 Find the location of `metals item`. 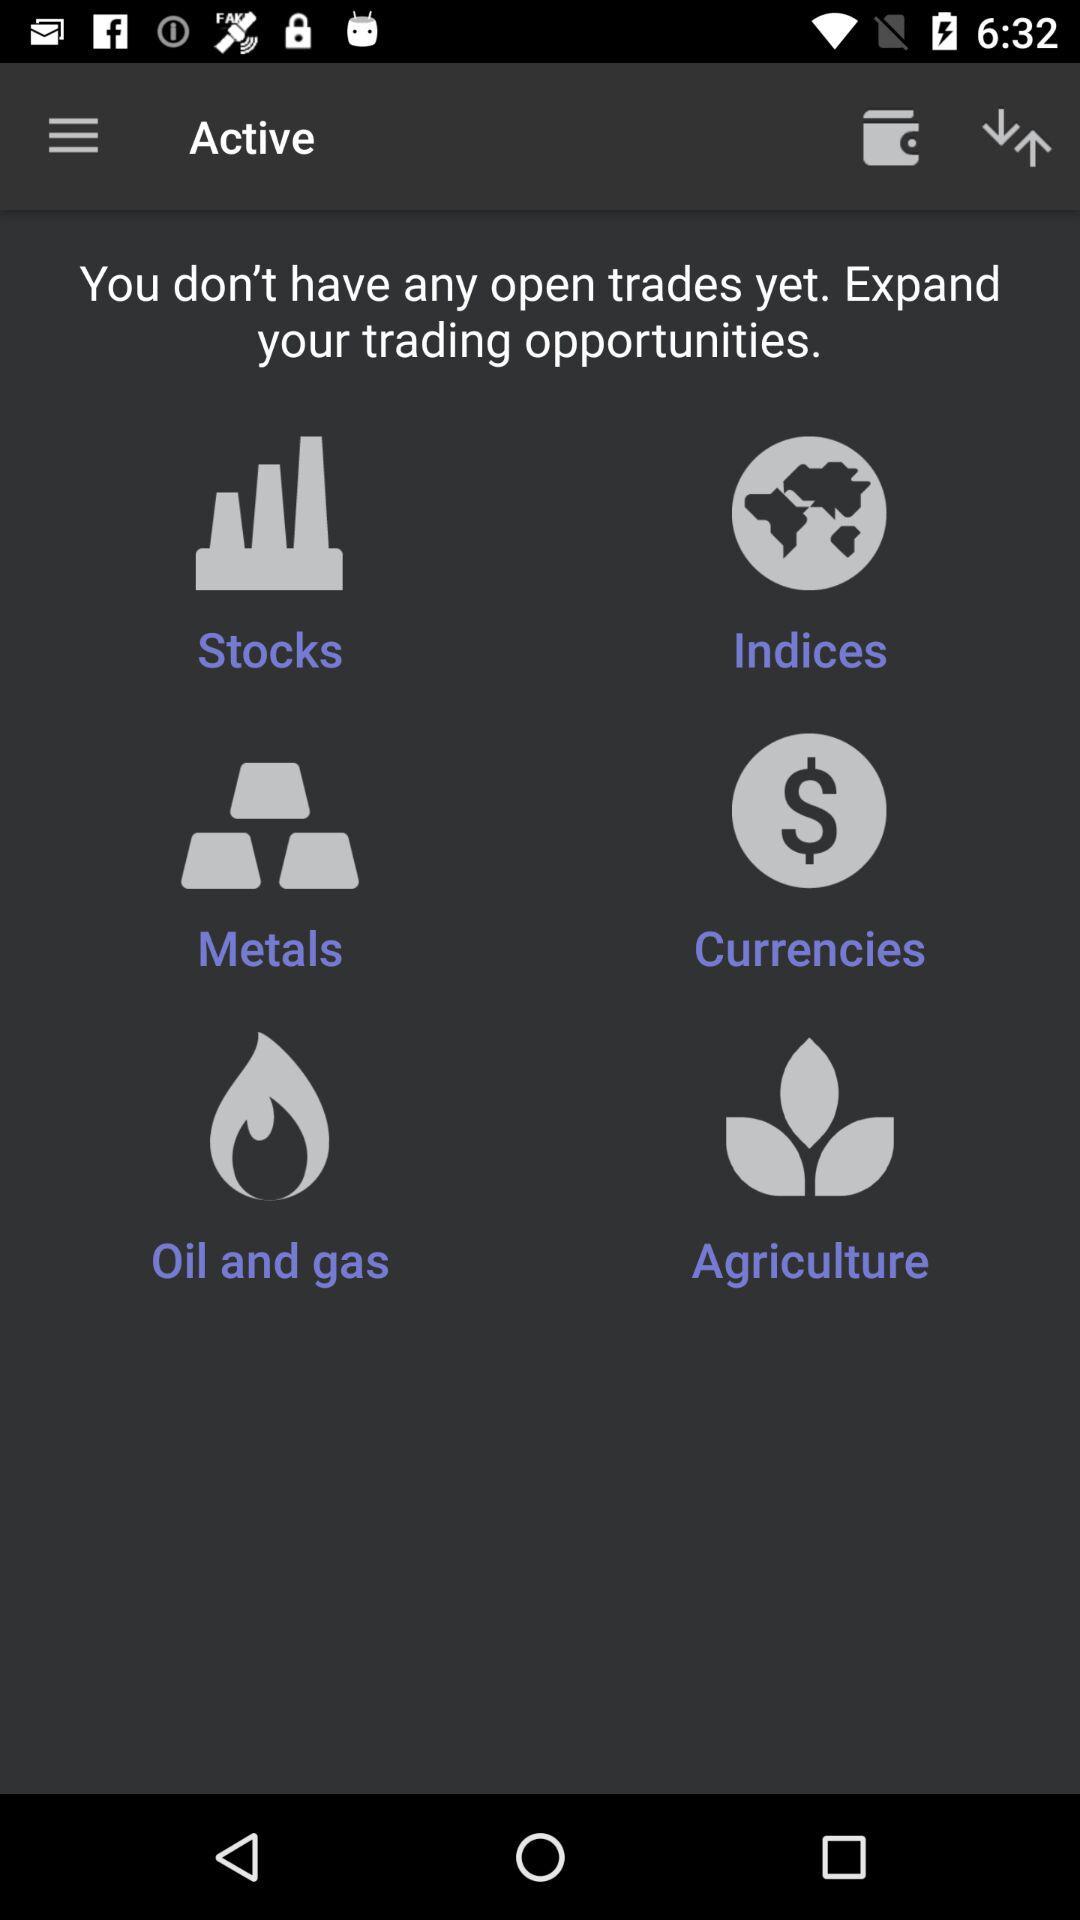

metals item is located at coordinates (270, 871).